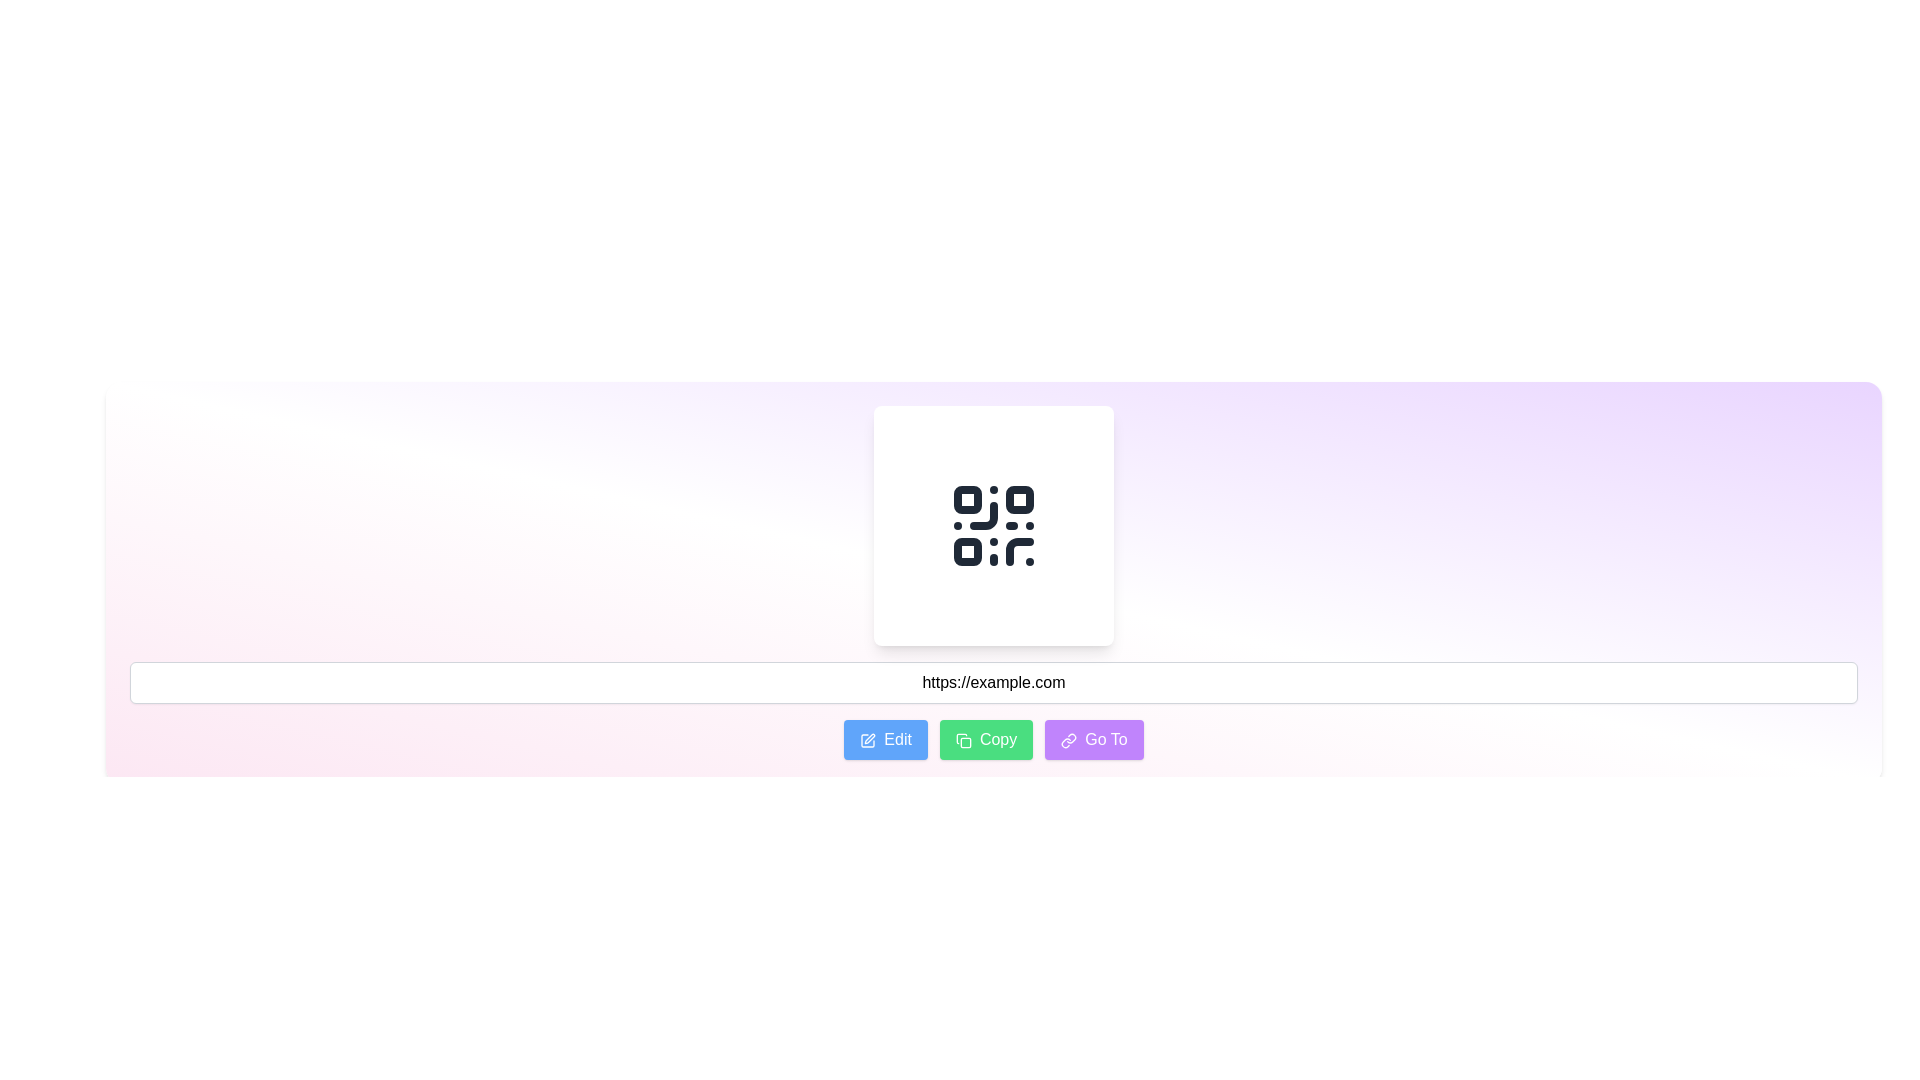 The height and width of the screenshot is (1080, 1920). I want to click on the 'Copy' button, which is a rectangular button with a green background and white text, located between the 'Edit' and 'Go To' buttons, so click(986, 740).